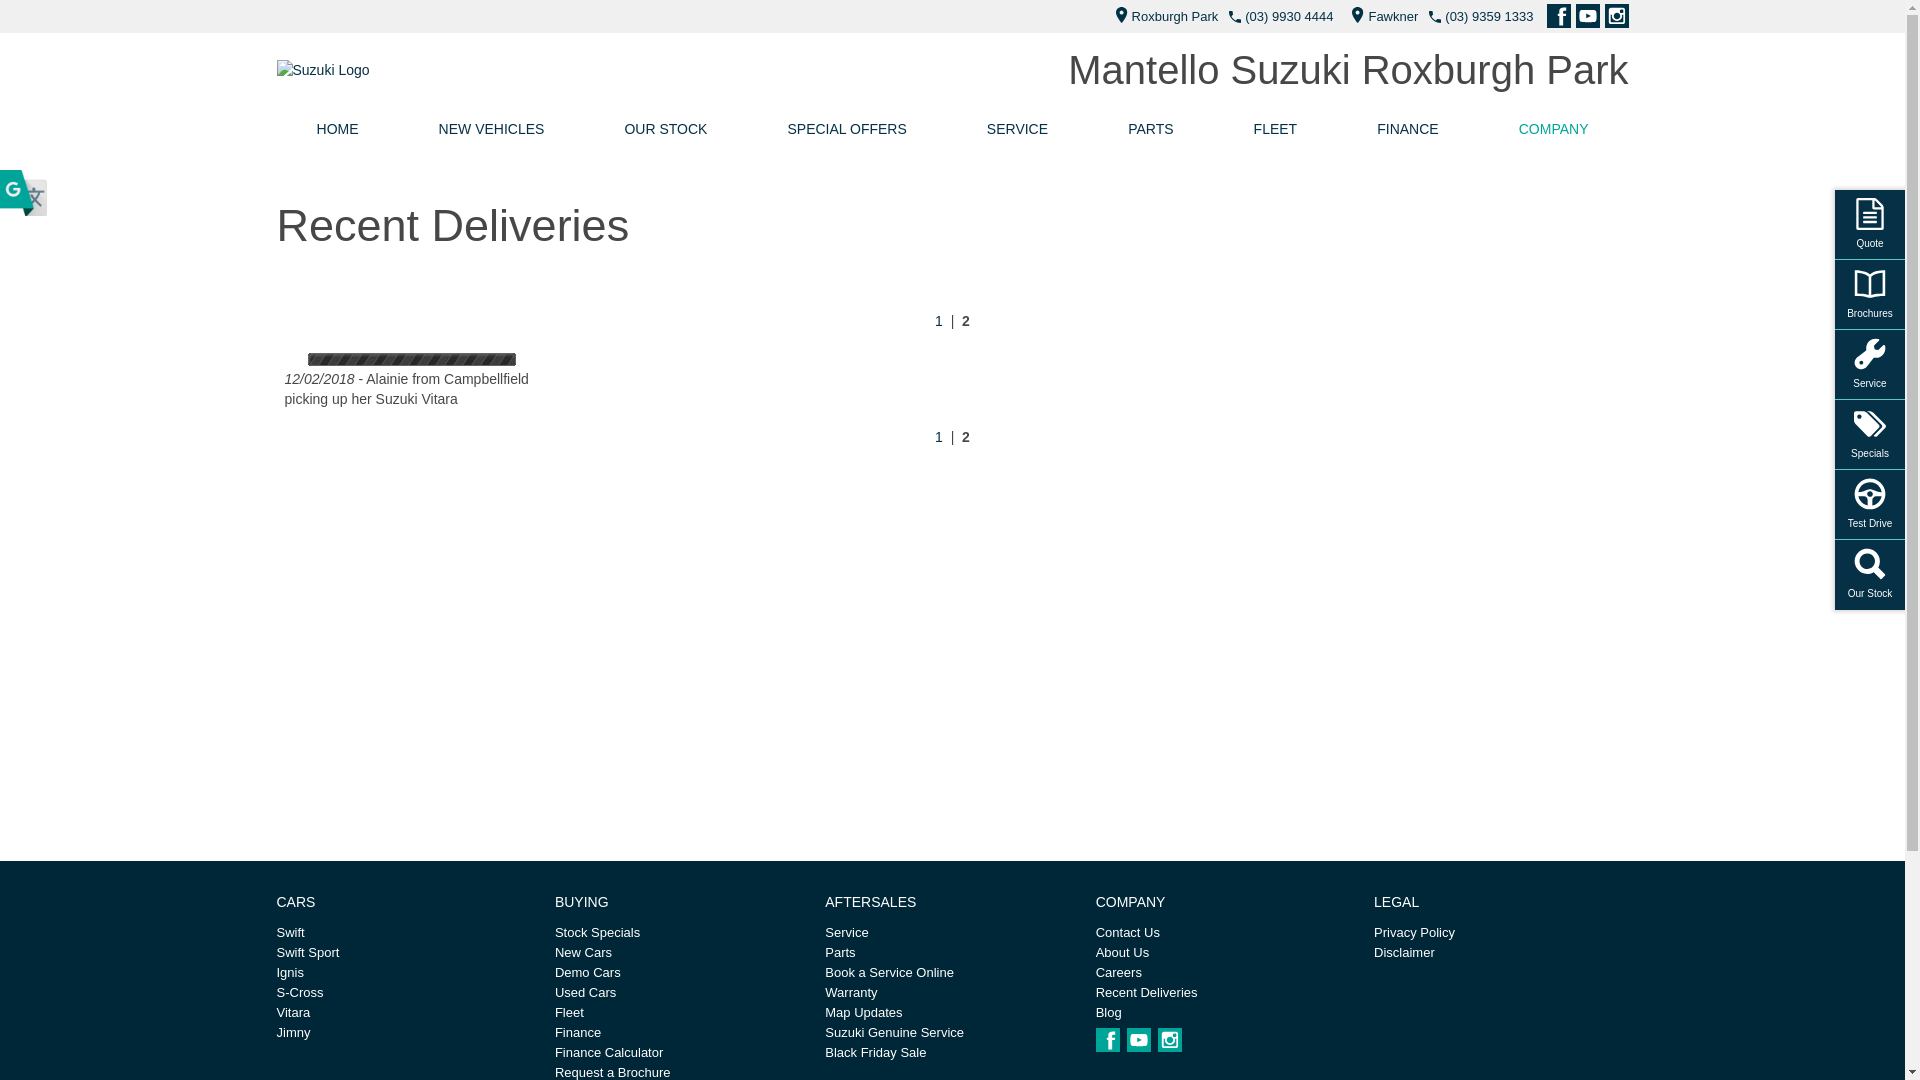 The width and height of the screenshot is (1920, 1080). Describe the element at coordinates (665, 128) in the screenshot. I see `'OUR STOCK'` at that location.